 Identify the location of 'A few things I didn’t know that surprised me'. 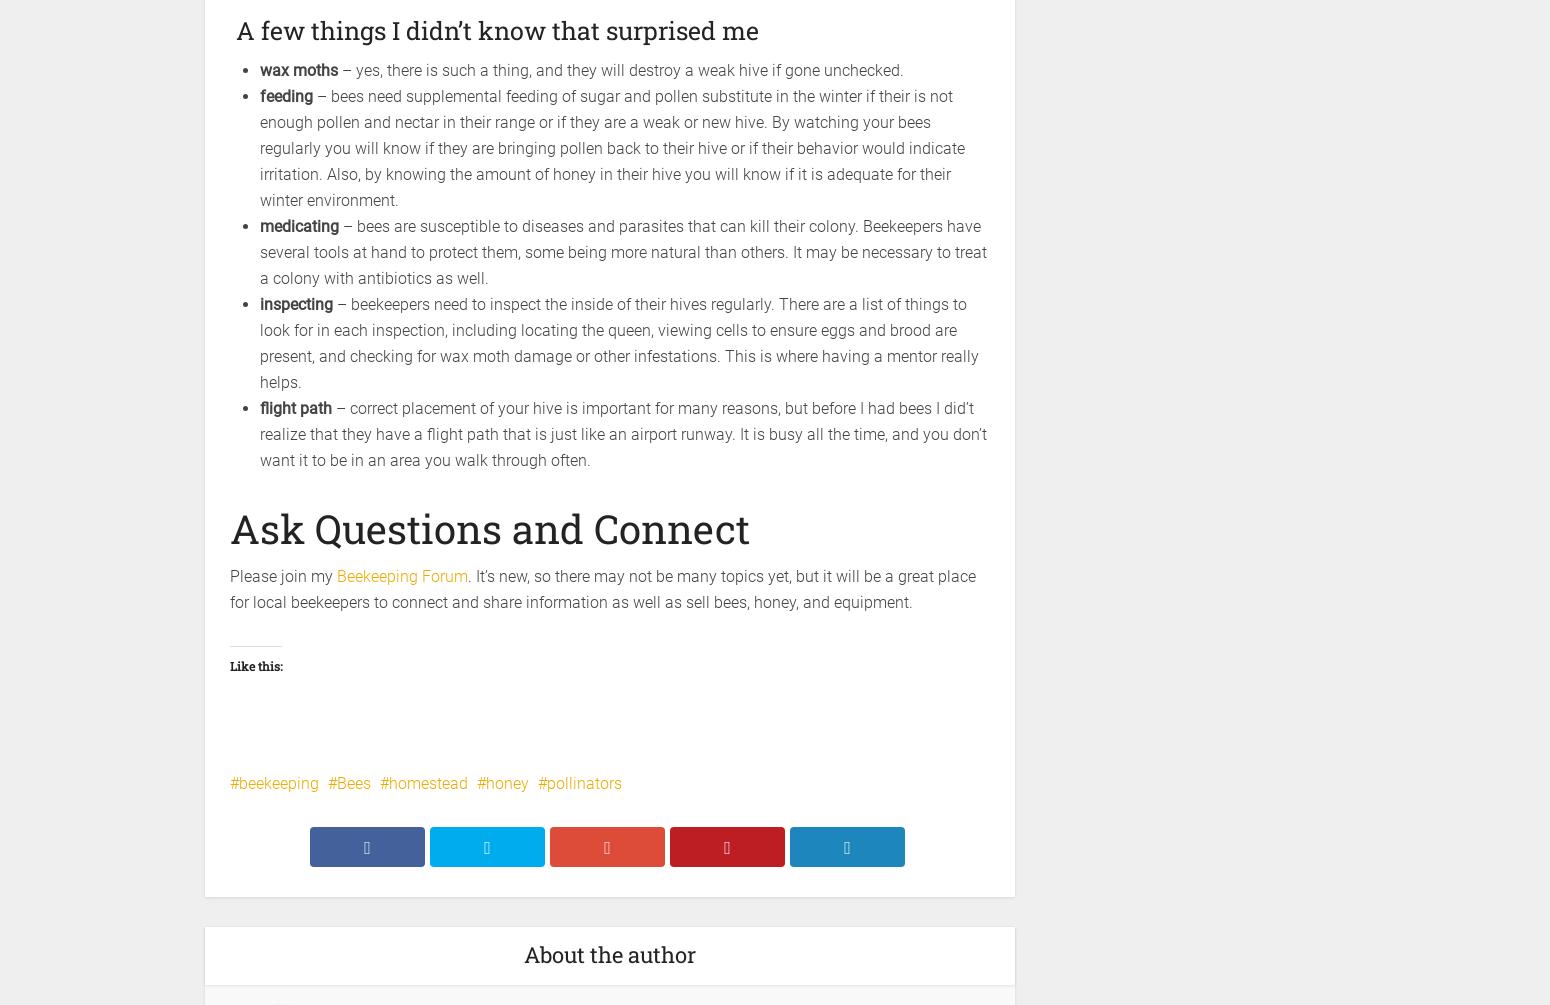
(493, 30).